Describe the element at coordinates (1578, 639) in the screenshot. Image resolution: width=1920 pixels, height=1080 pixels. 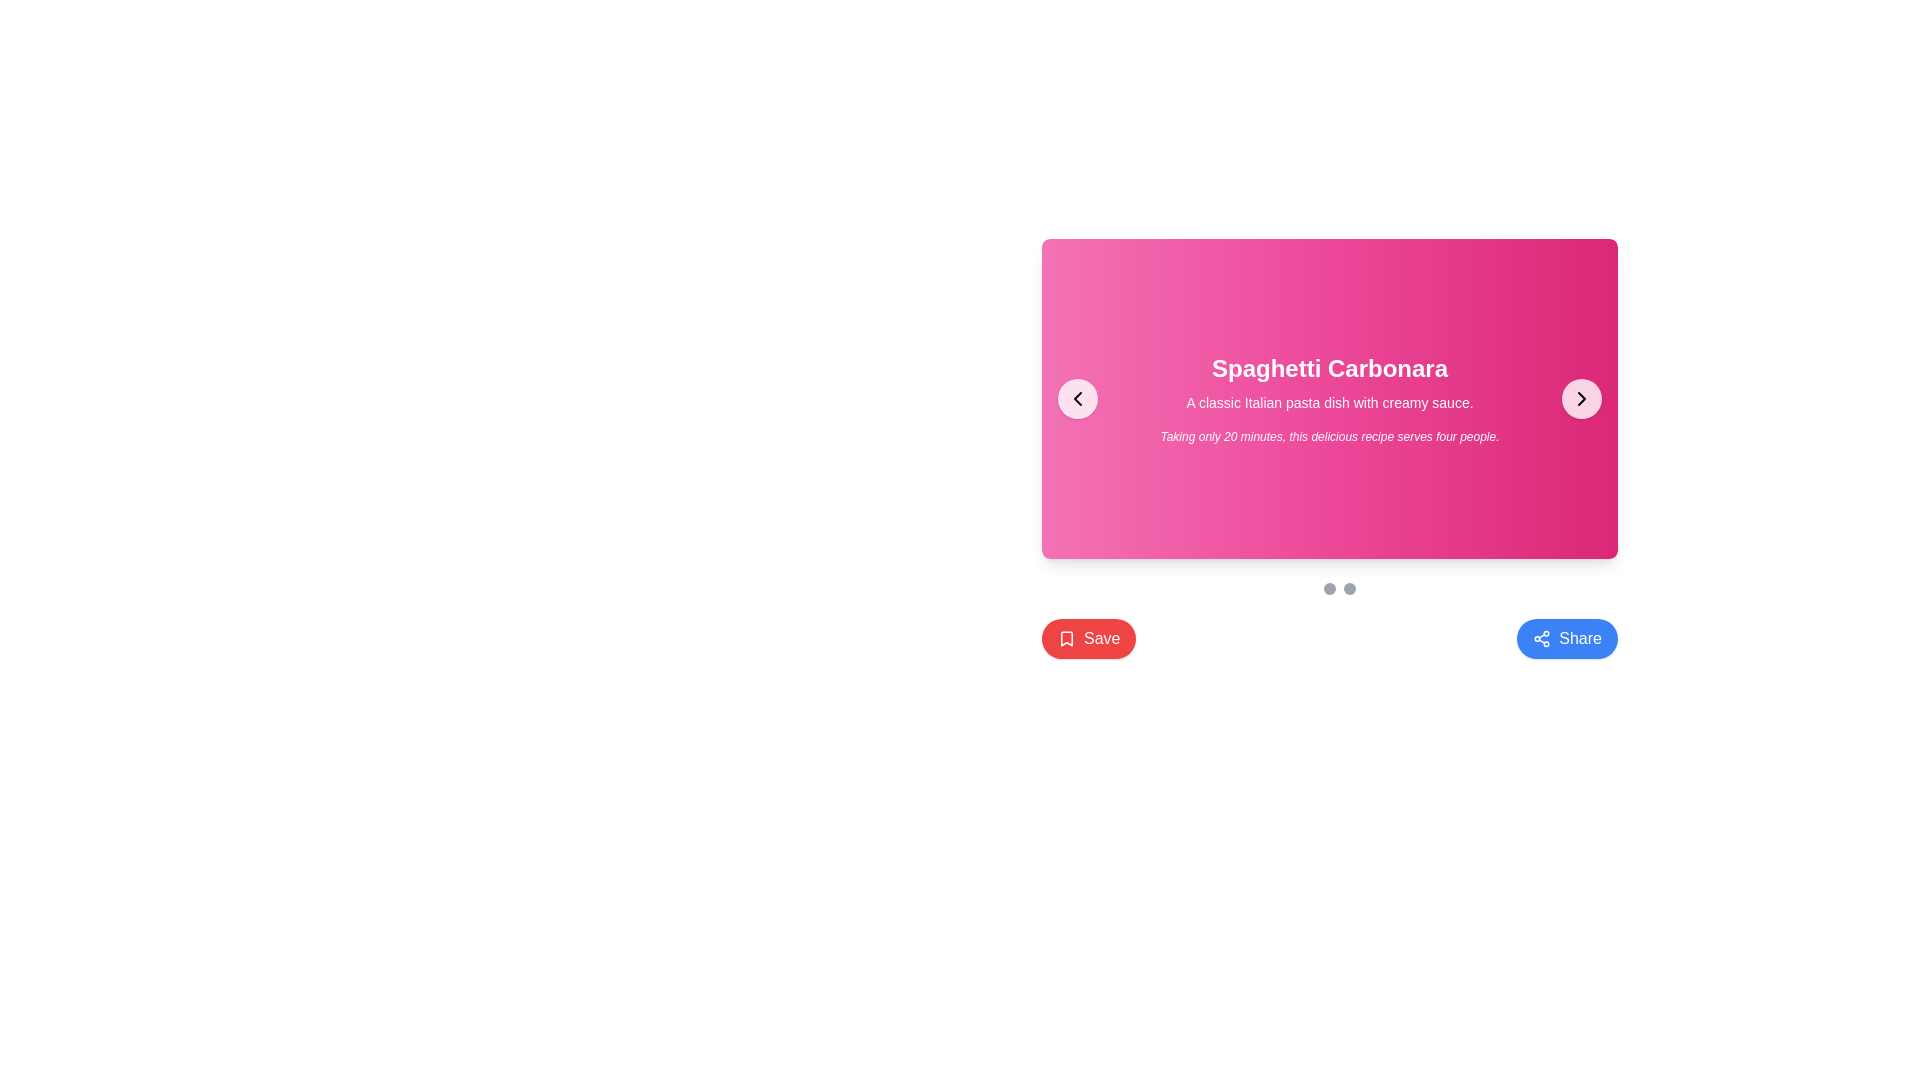
I see `the 'Share' text label located at the bottom right of the interface within a rounded blue button` at that location.